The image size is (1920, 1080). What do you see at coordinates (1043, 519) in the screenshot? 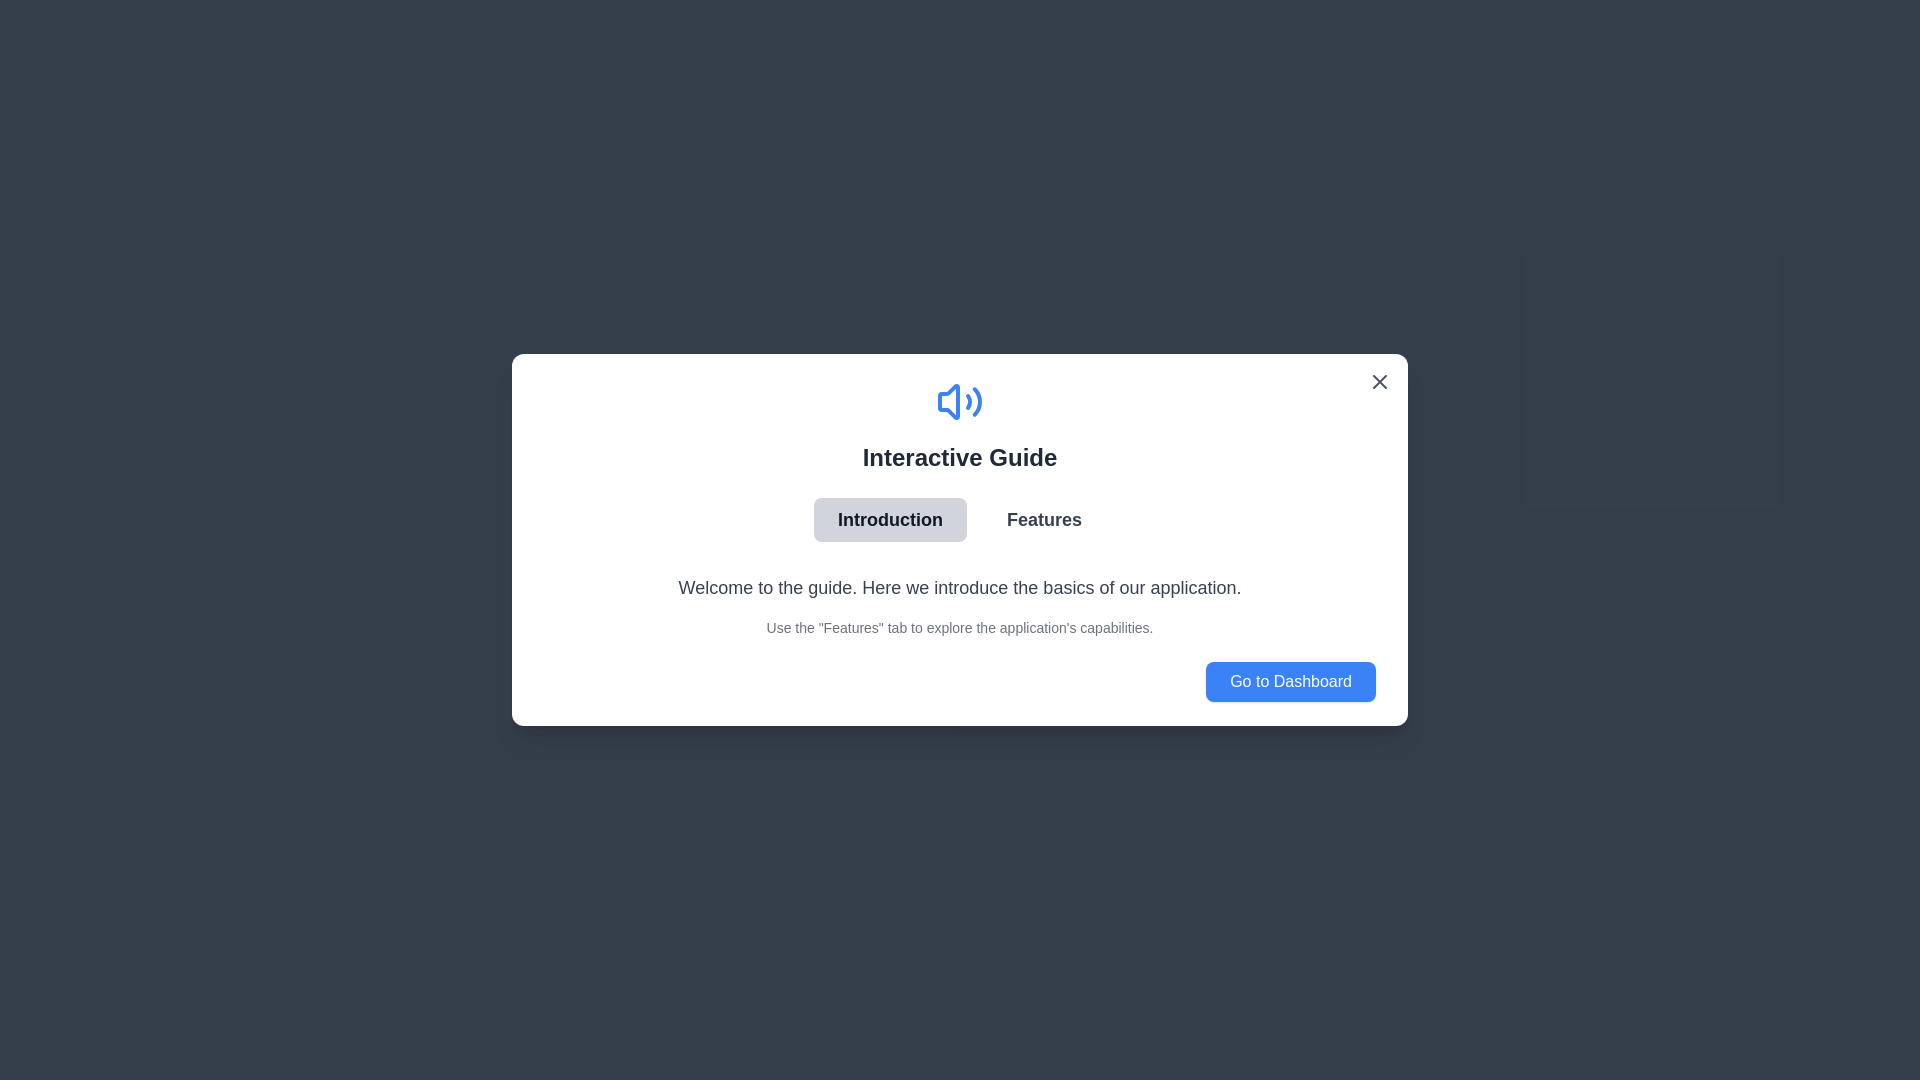
I see `the 'Features' button` at bounding box center [1043, 519].